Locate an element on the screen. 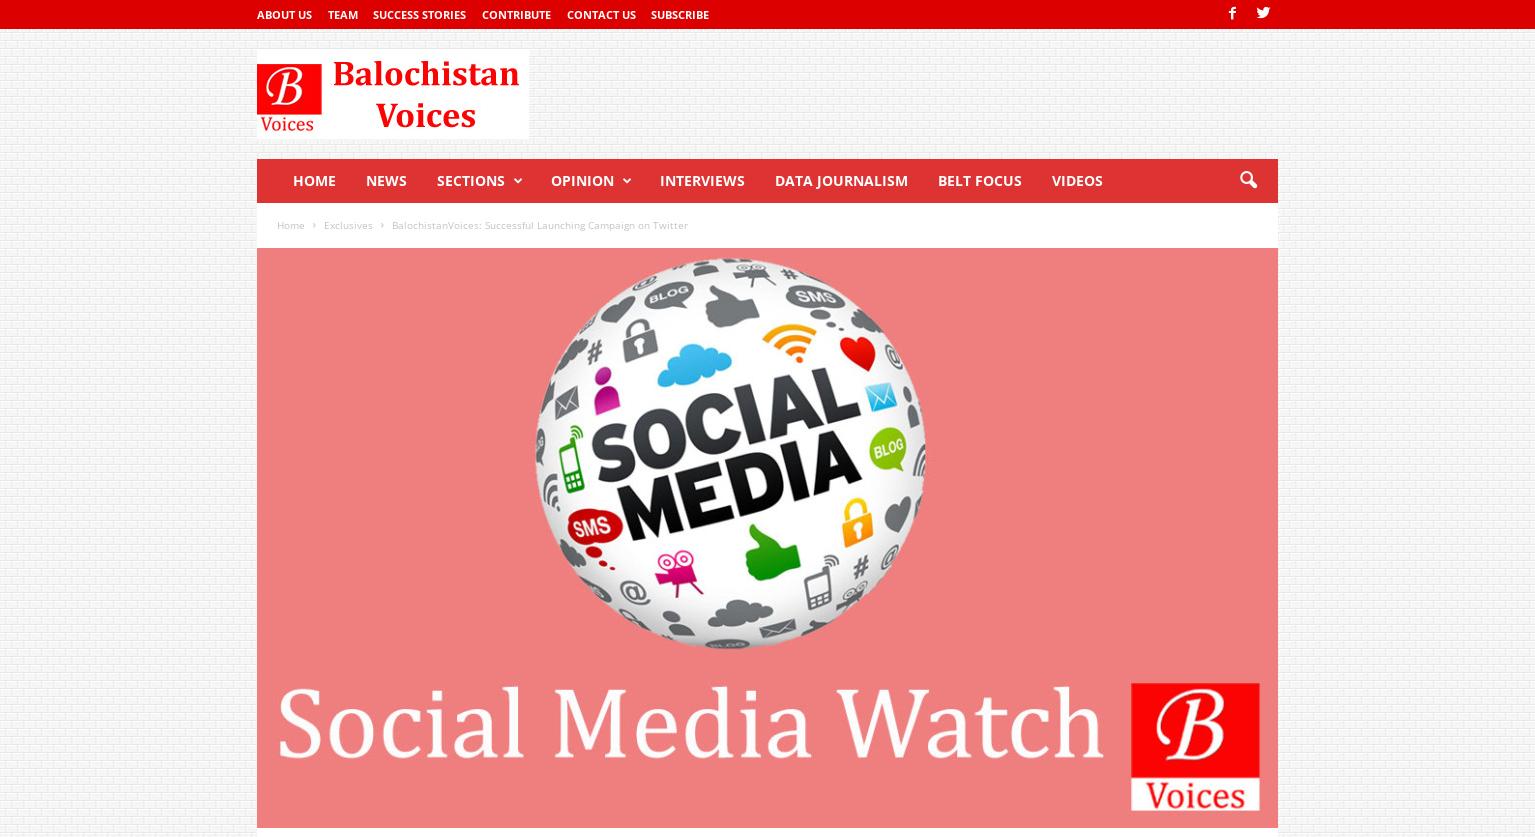 The height and width of the screenshot is (837, 1535). 'Contact Us' is located at coordinates (564, 14).